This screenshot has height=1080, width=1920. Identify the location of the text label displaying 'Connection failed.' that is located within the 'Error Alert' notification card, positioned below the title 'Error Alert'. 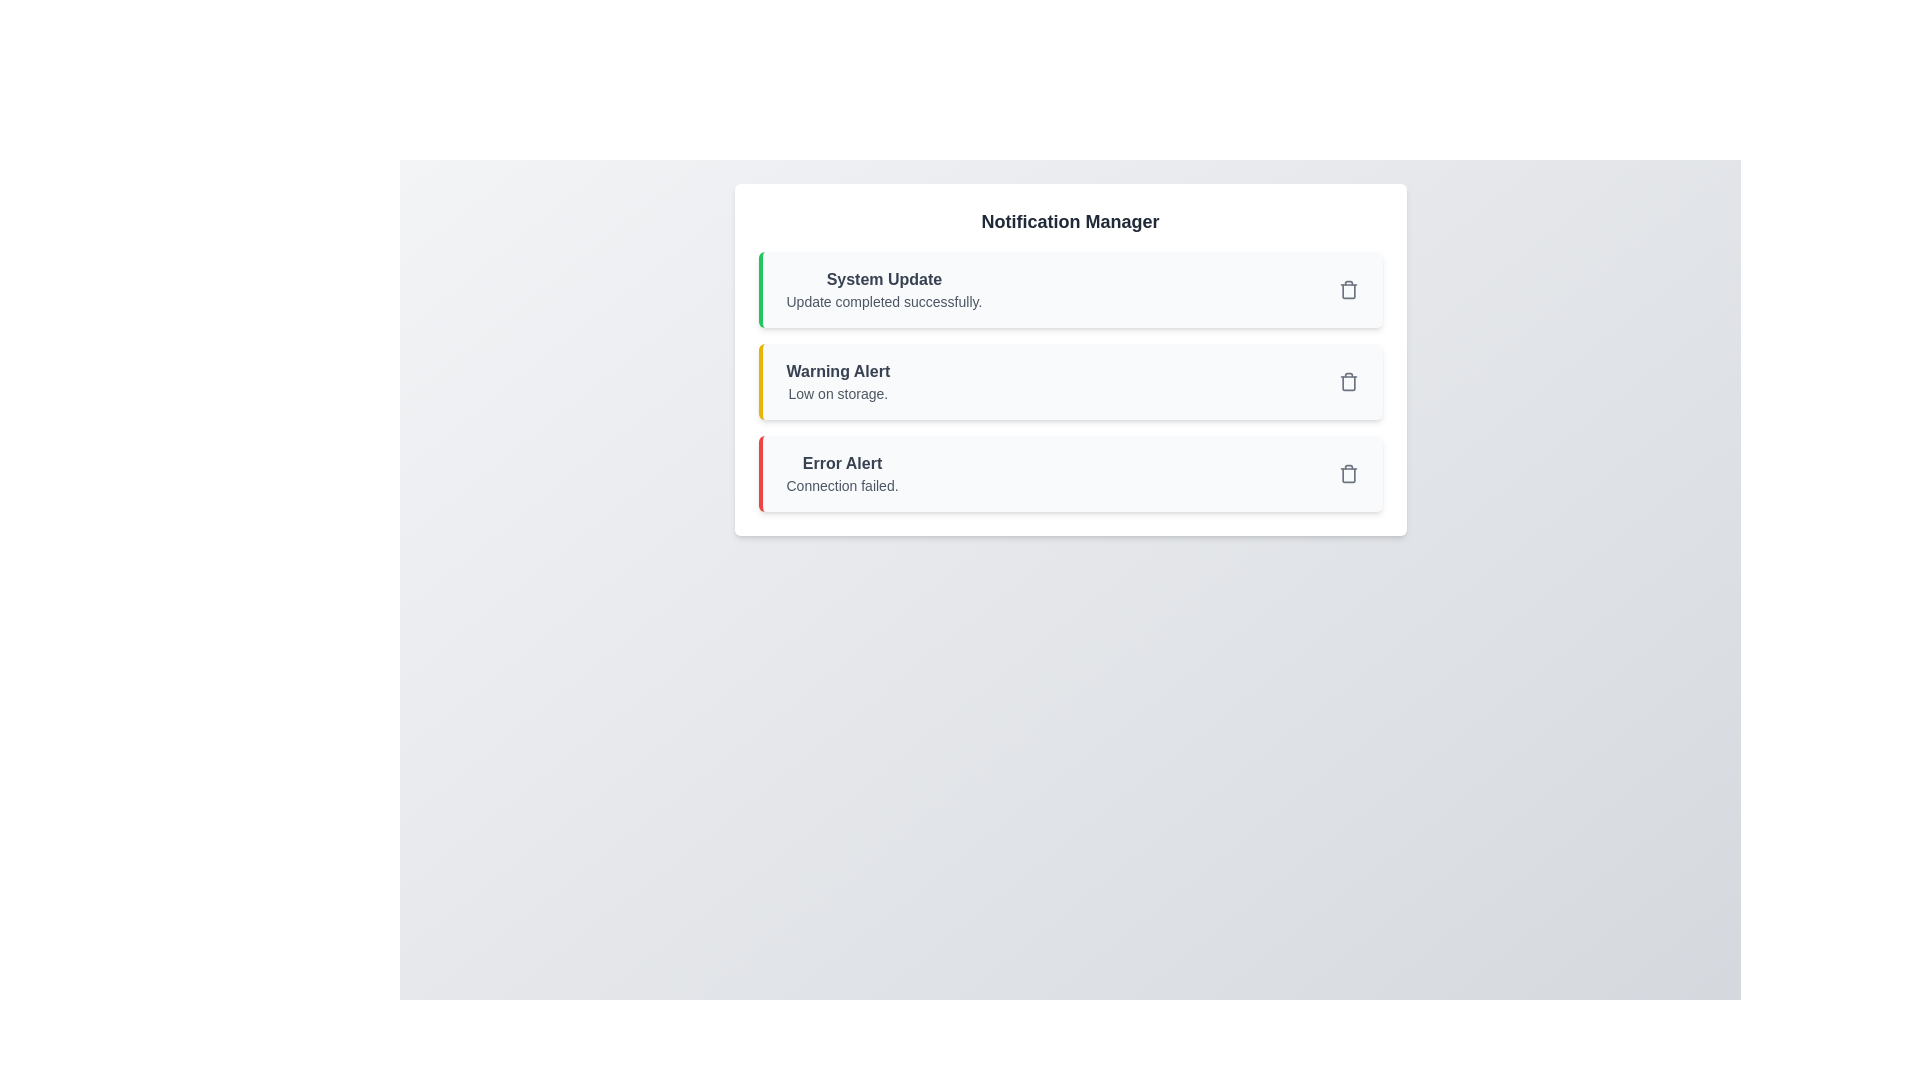
(842, 486).